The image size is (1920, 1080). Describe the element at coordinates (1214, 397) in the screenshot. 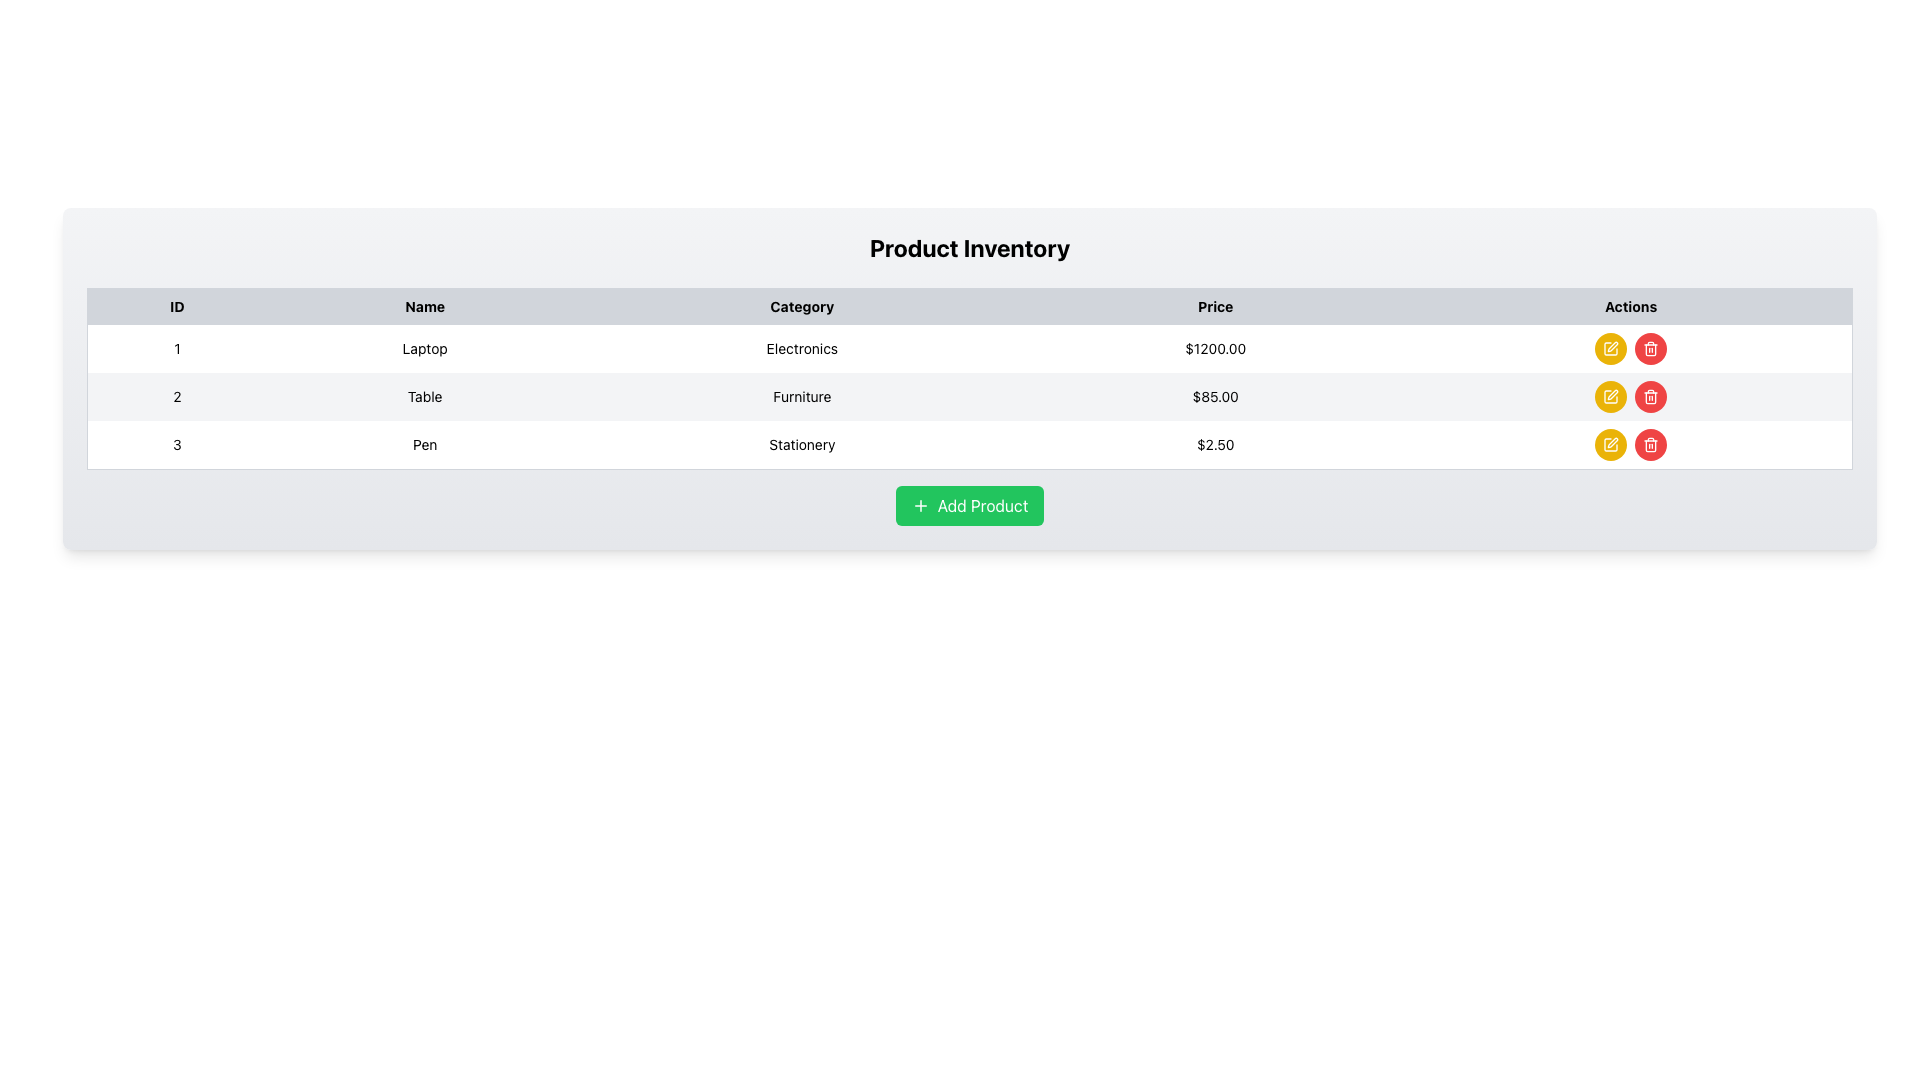

I see `text label displaying '$85.00' located in the second row of the product inventory table under the 'Price' column, positioned between the 'Category' column and the 'Actions' column` at that location.